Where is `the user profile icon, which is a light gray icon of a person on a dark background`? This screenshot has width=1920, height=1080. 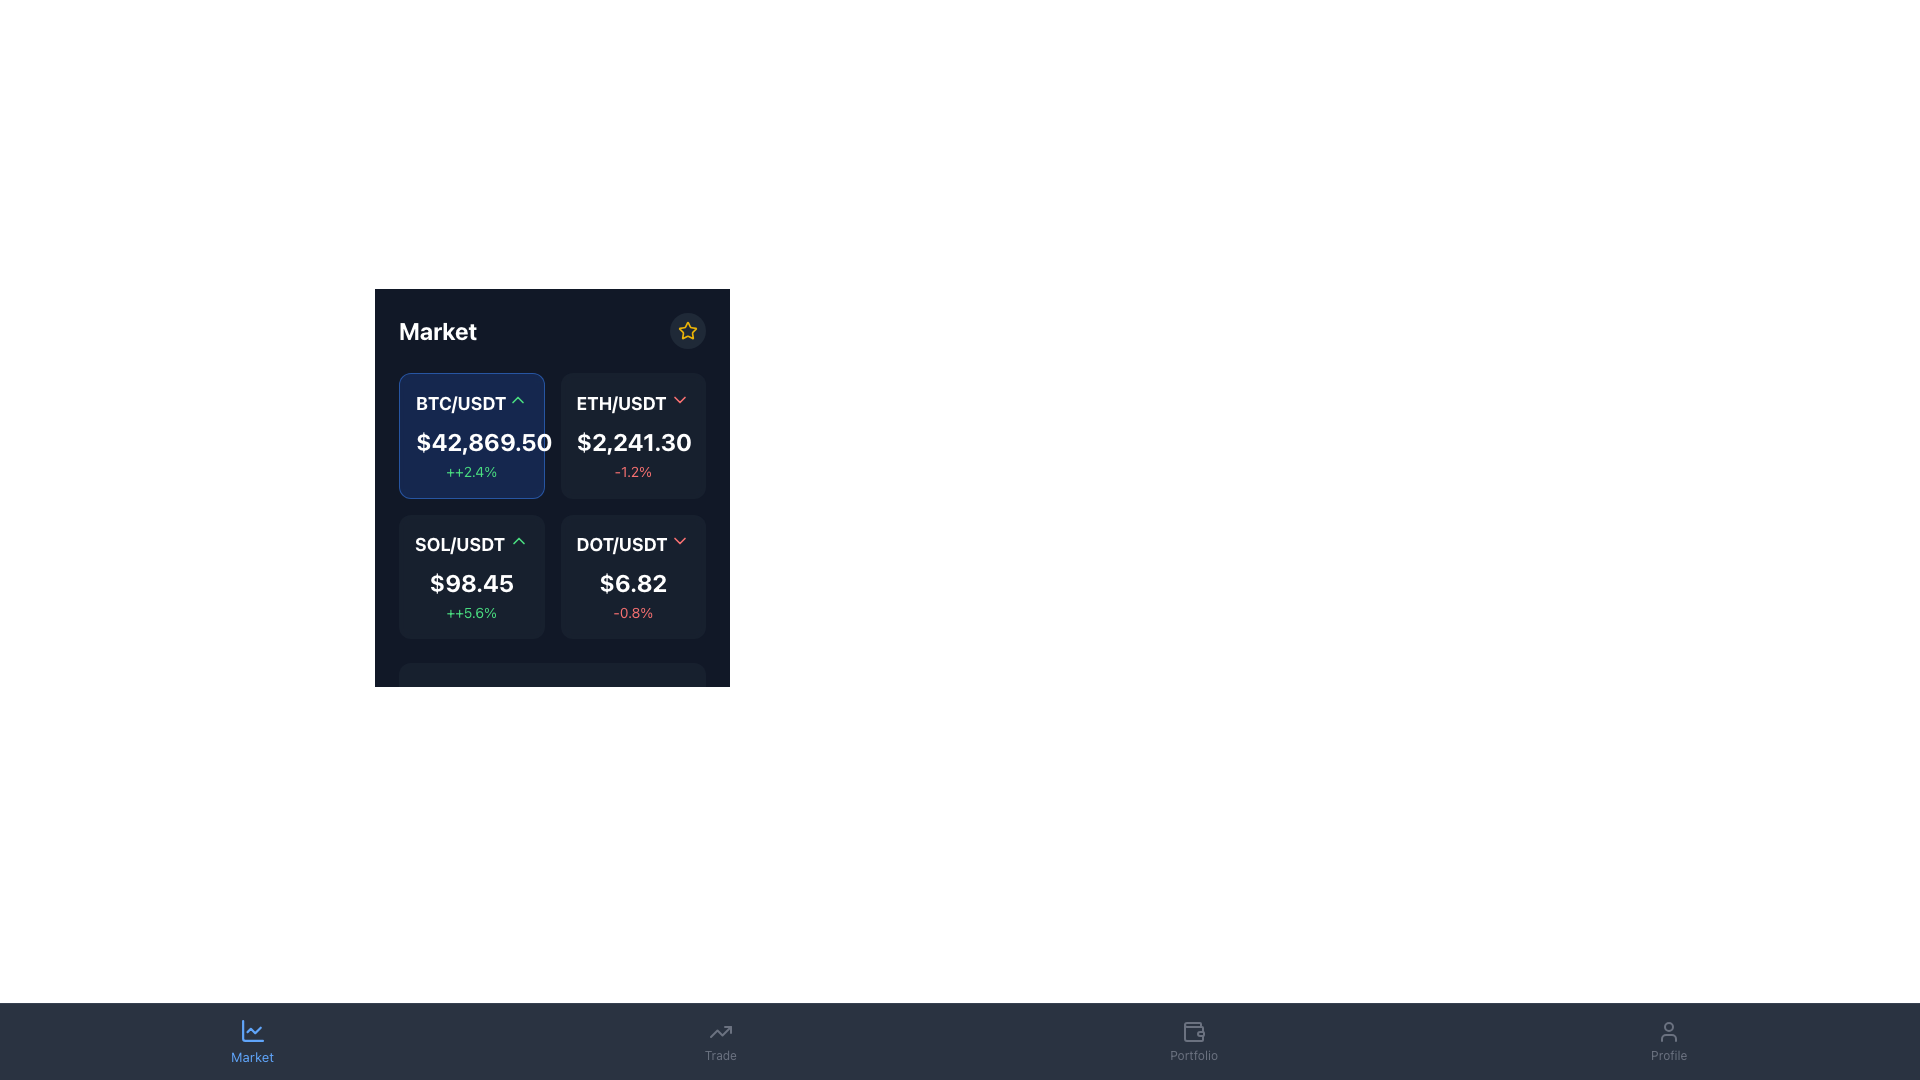 the user profile icon, which is a light gray icon of a person on a dark background is located at coordinates (1669, 1032).